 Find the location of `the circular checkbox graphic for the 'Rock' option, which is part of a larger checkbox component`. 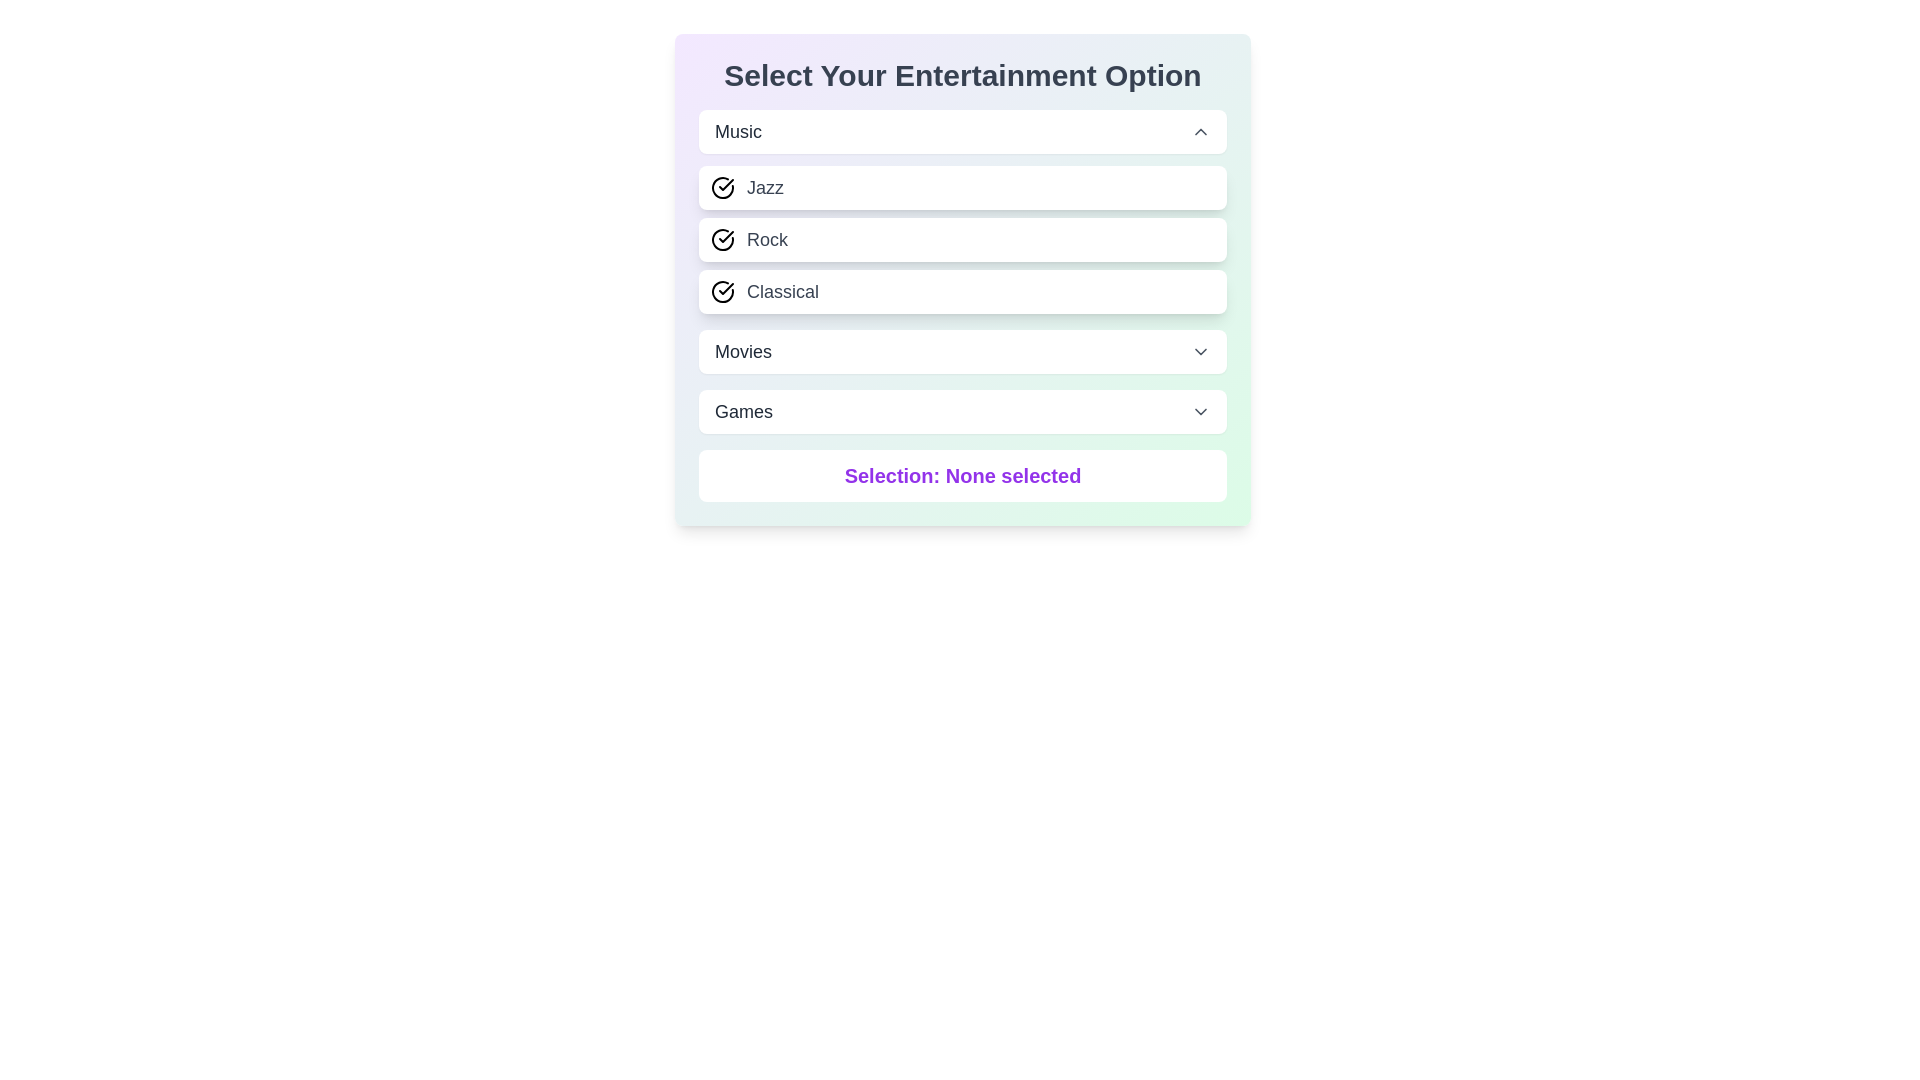

the circular checkbox graphic for the 'Rock' option, which is part of a larger checkbox component is located at coordinates (722, 238).